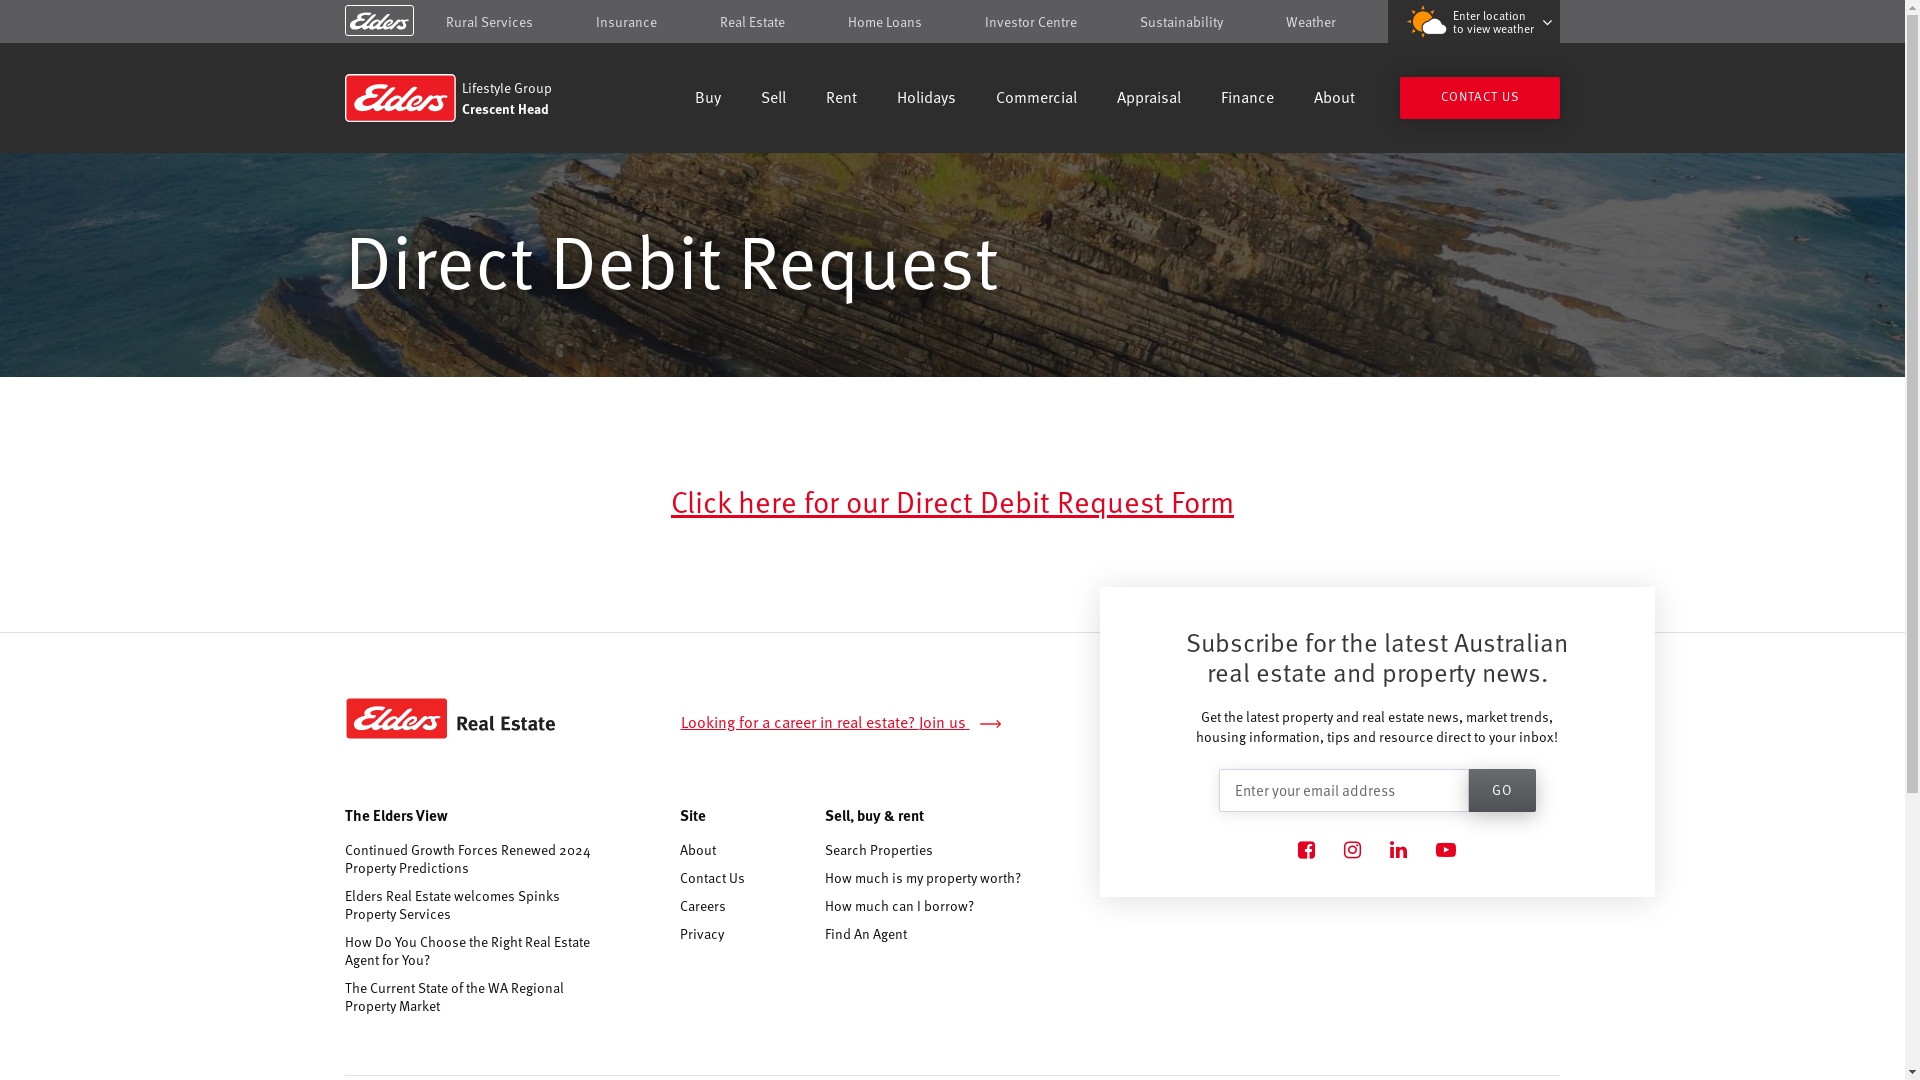 Image resolution: width=1920 pixels, height=1080 pixels. What do you see at coordinates (921, 876) in the screenshot?
I see `'How much is my property worth?'` at bounding box center [921, 876].